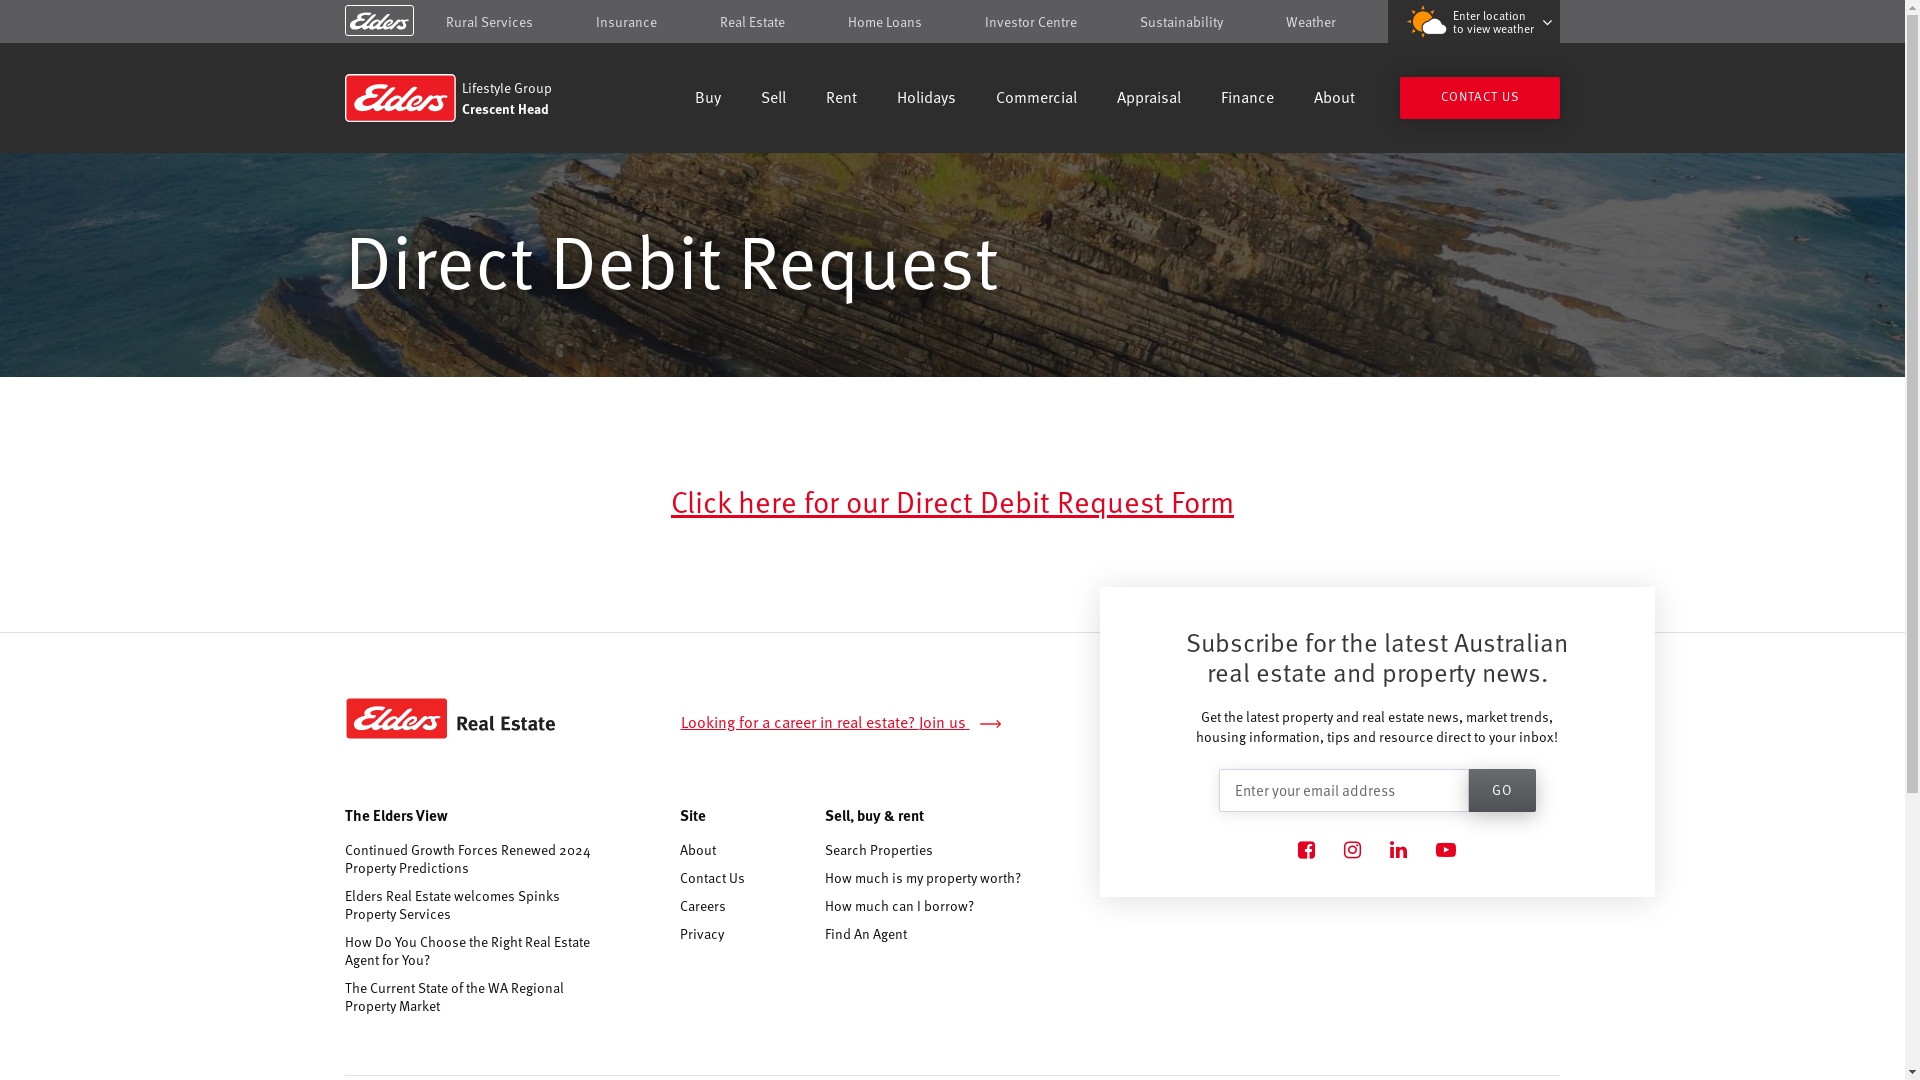 Image resolution: width=1920 pixels, height=1080 pixels. What do you see at coordinates (921, 876) in the screenshot?
I see `'How much is my property worth?'` at bounding box center [921, 876].